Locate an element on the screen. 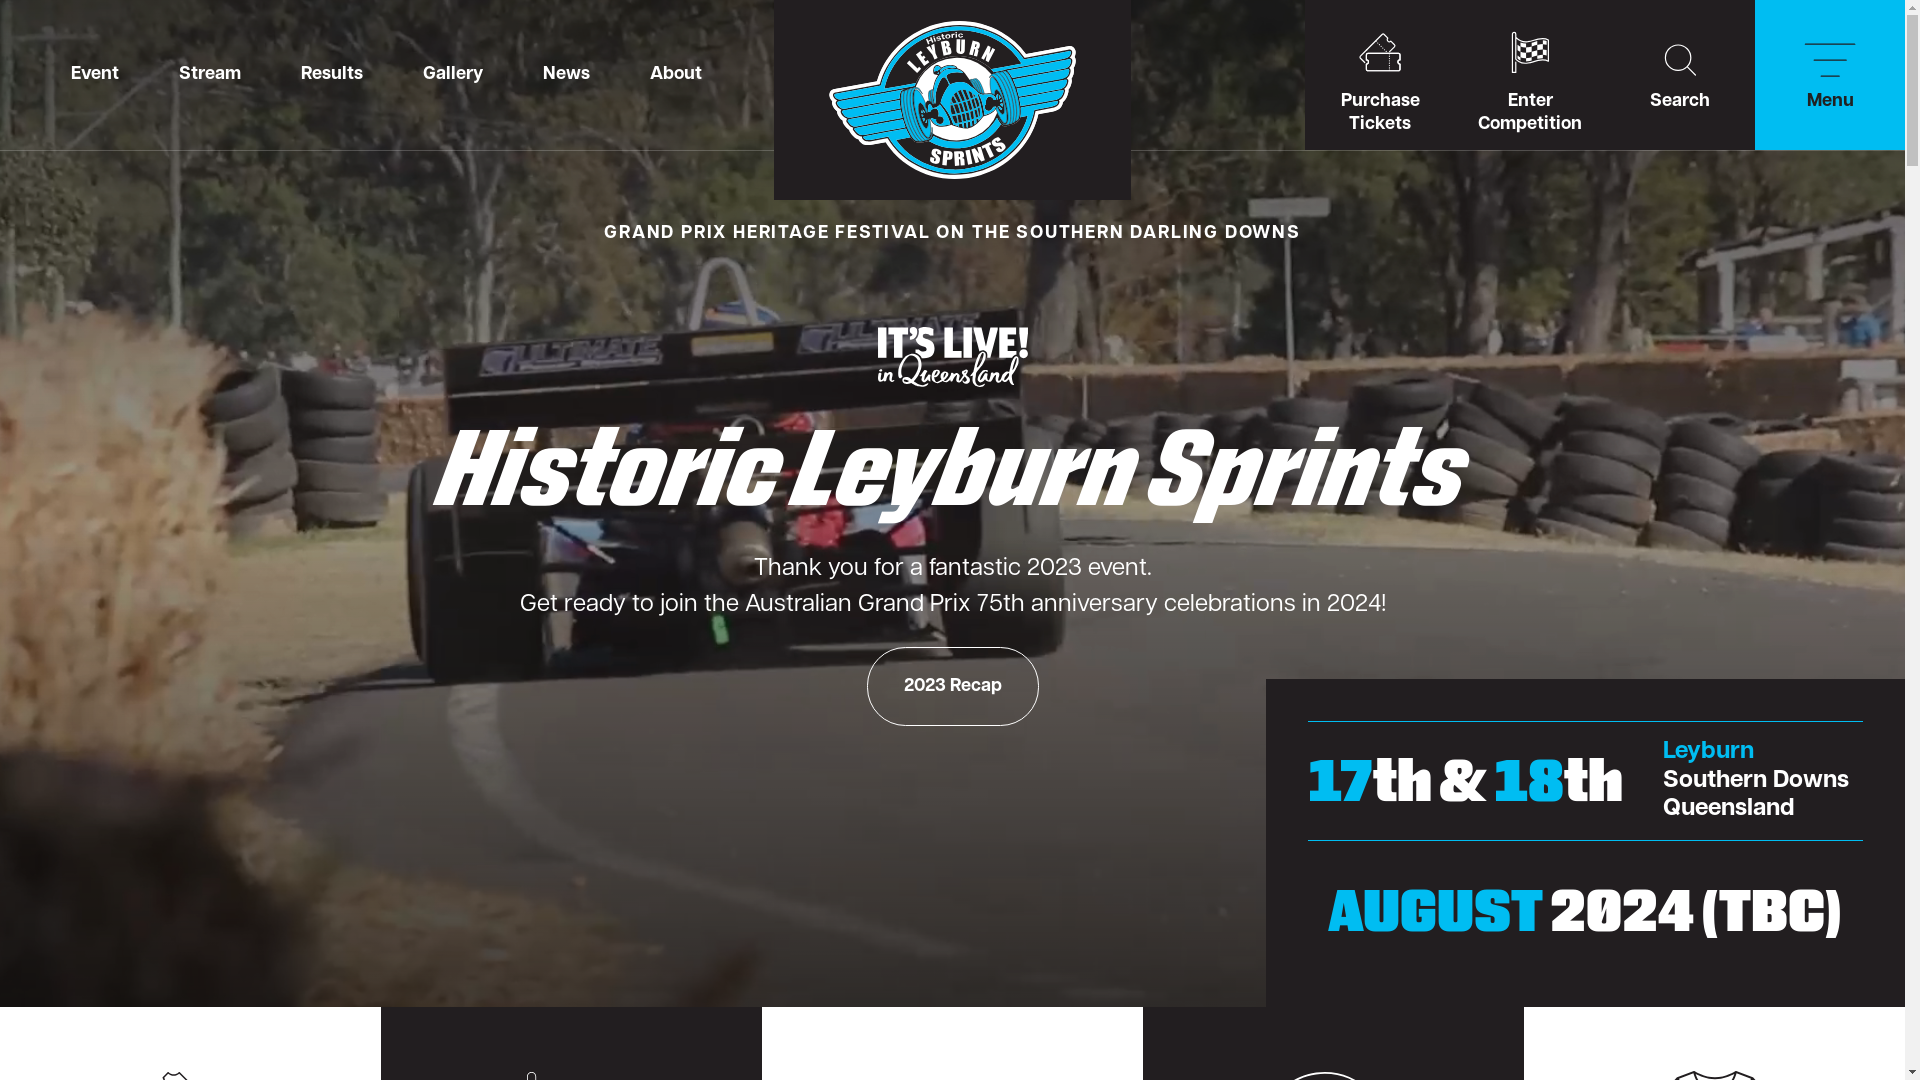 The width and height of the screenshot is (1920, 1080). 'News' is located at coordinates (565, 73).